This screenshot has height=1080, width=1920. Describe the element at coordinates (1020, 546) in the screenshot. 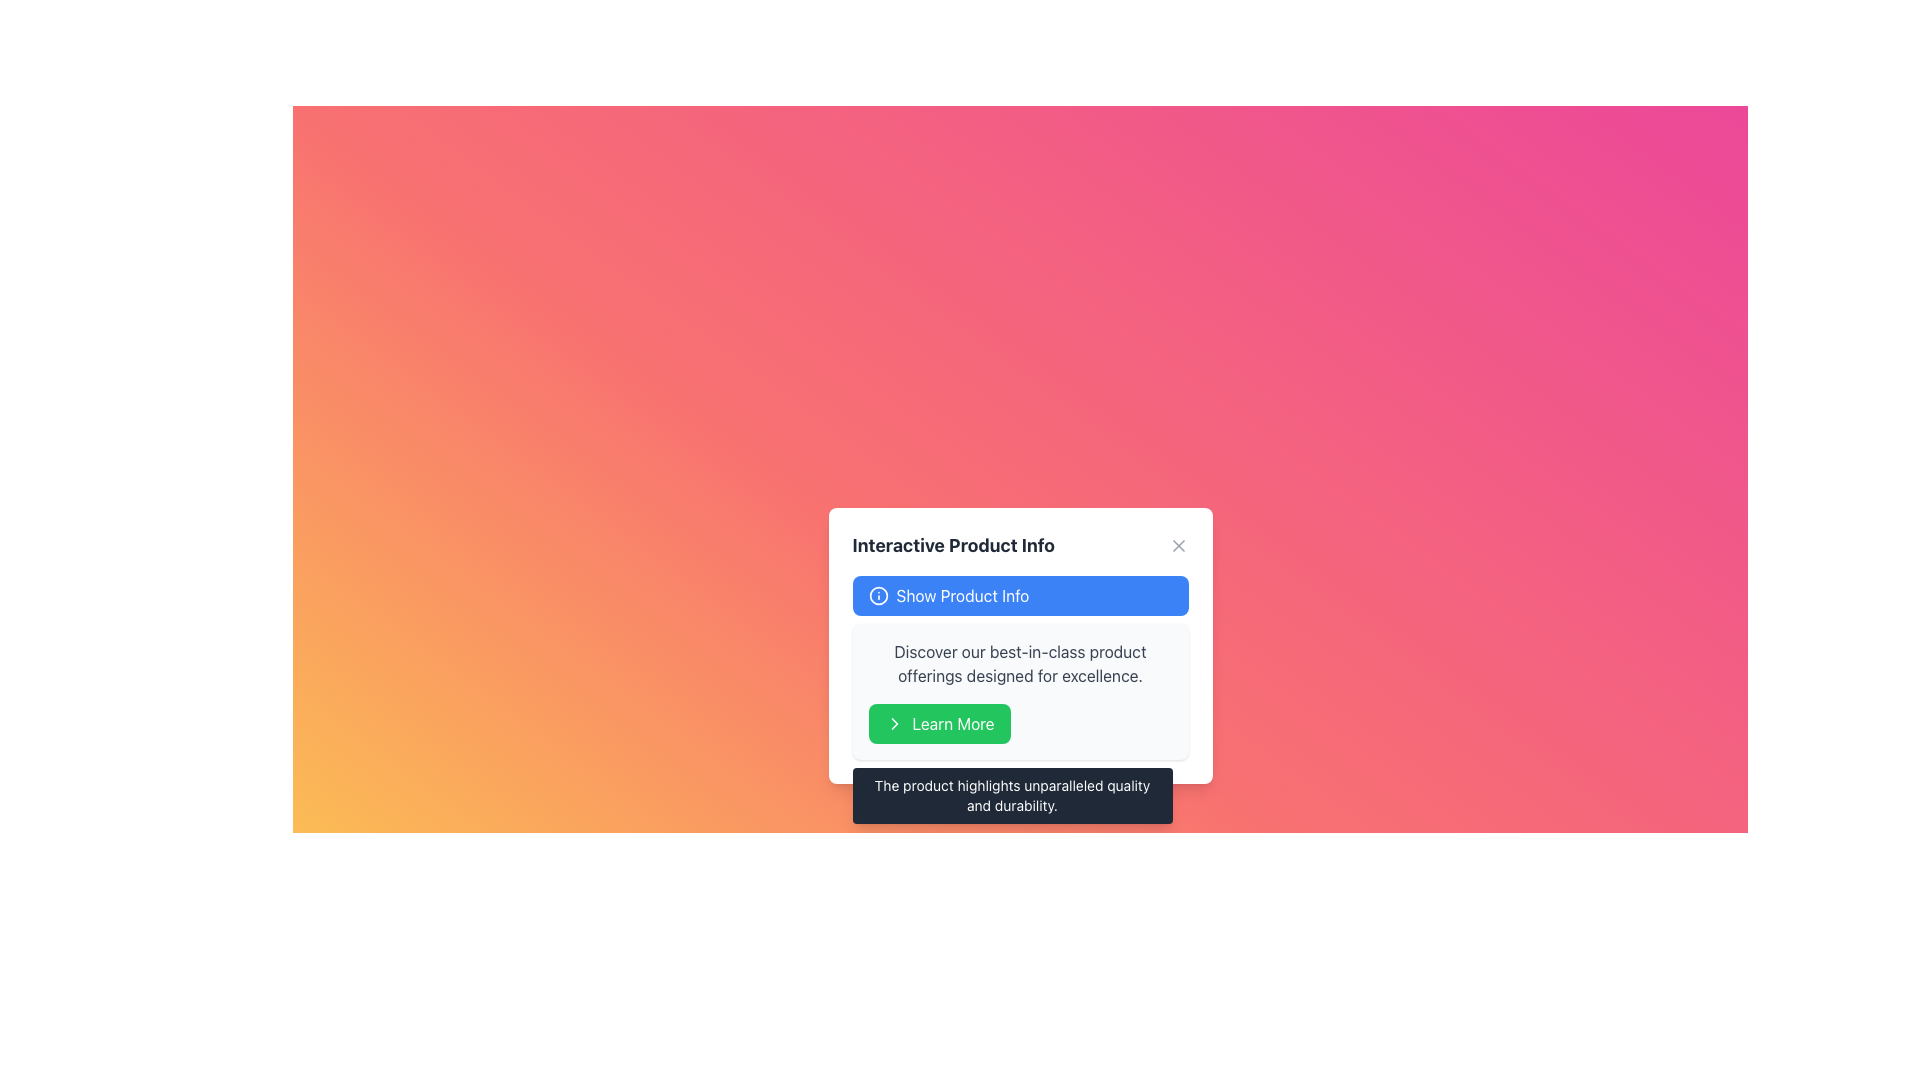

I see `the title text 'Interactive Product Info' to select it for copying` at that location.